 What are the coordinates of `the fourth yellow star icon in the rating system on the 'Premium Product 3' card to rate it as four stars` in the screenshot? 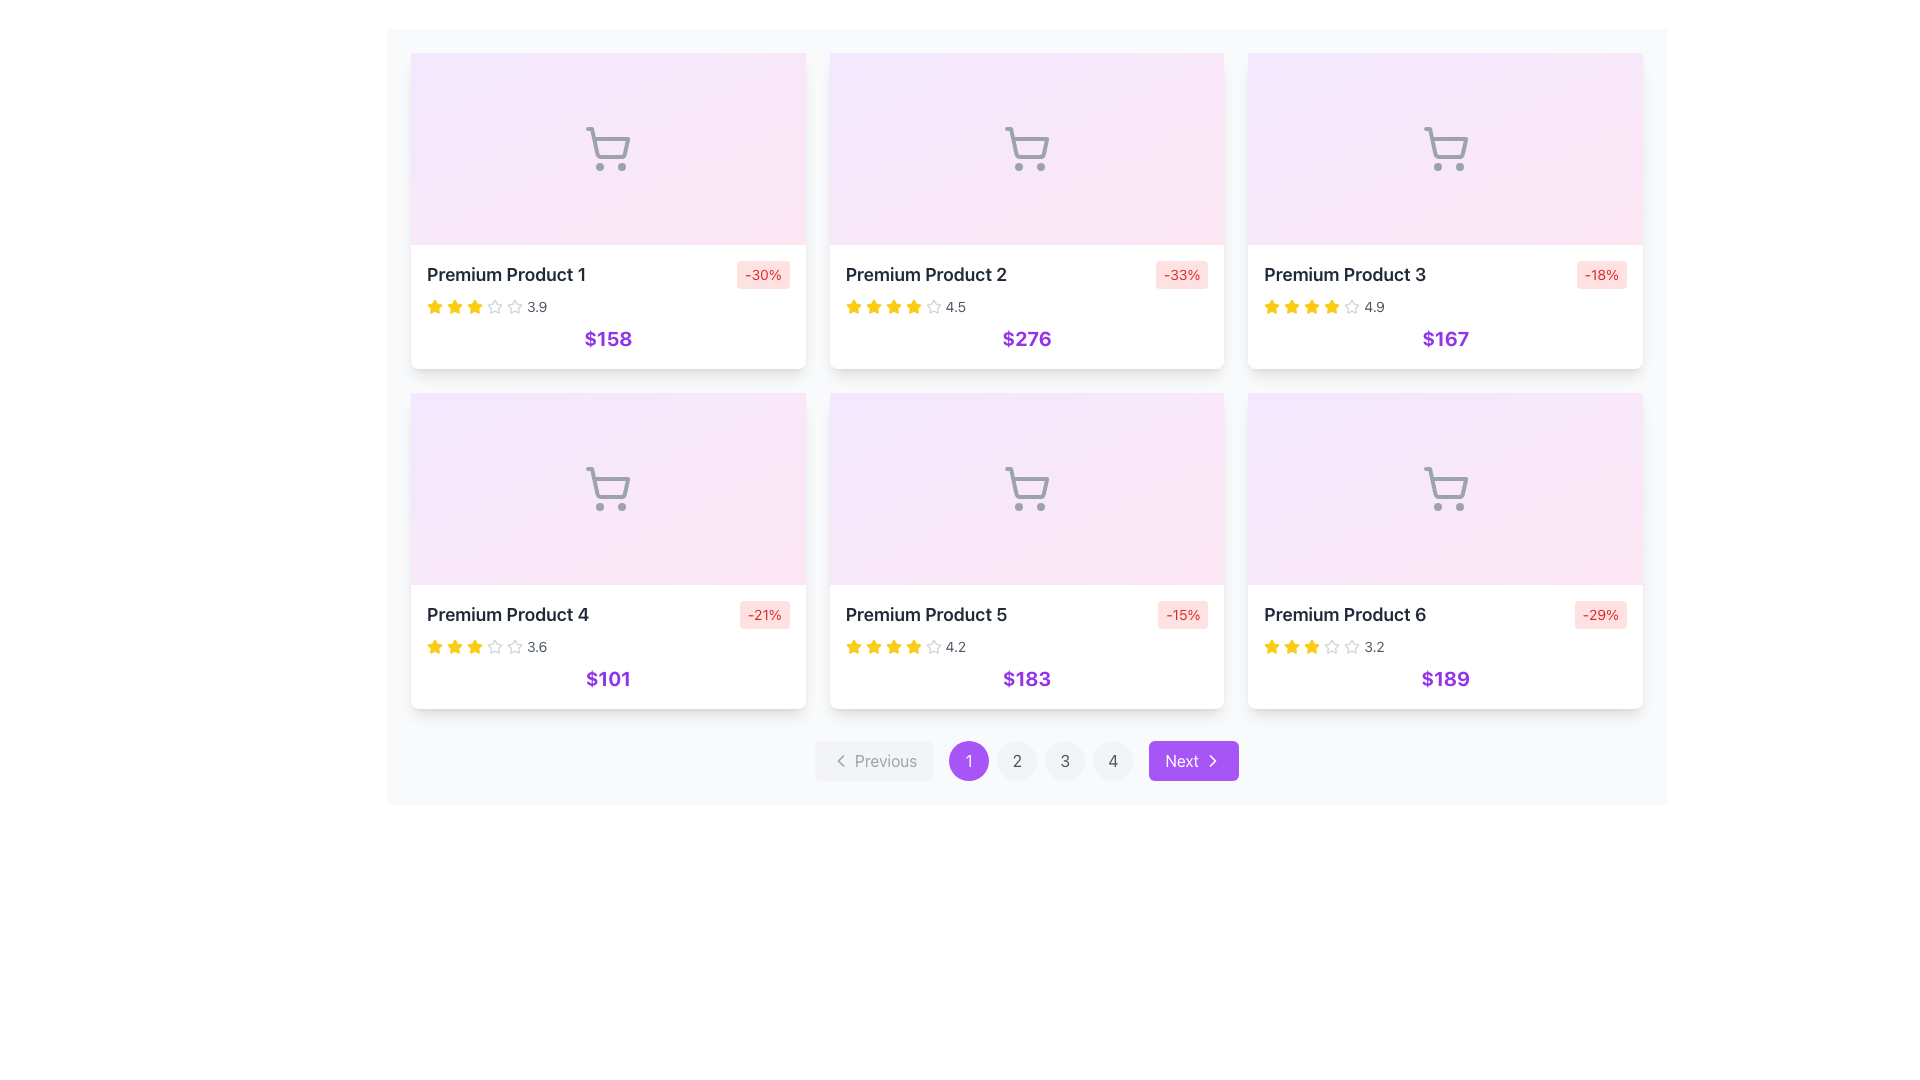 It's located at (1312, 306).